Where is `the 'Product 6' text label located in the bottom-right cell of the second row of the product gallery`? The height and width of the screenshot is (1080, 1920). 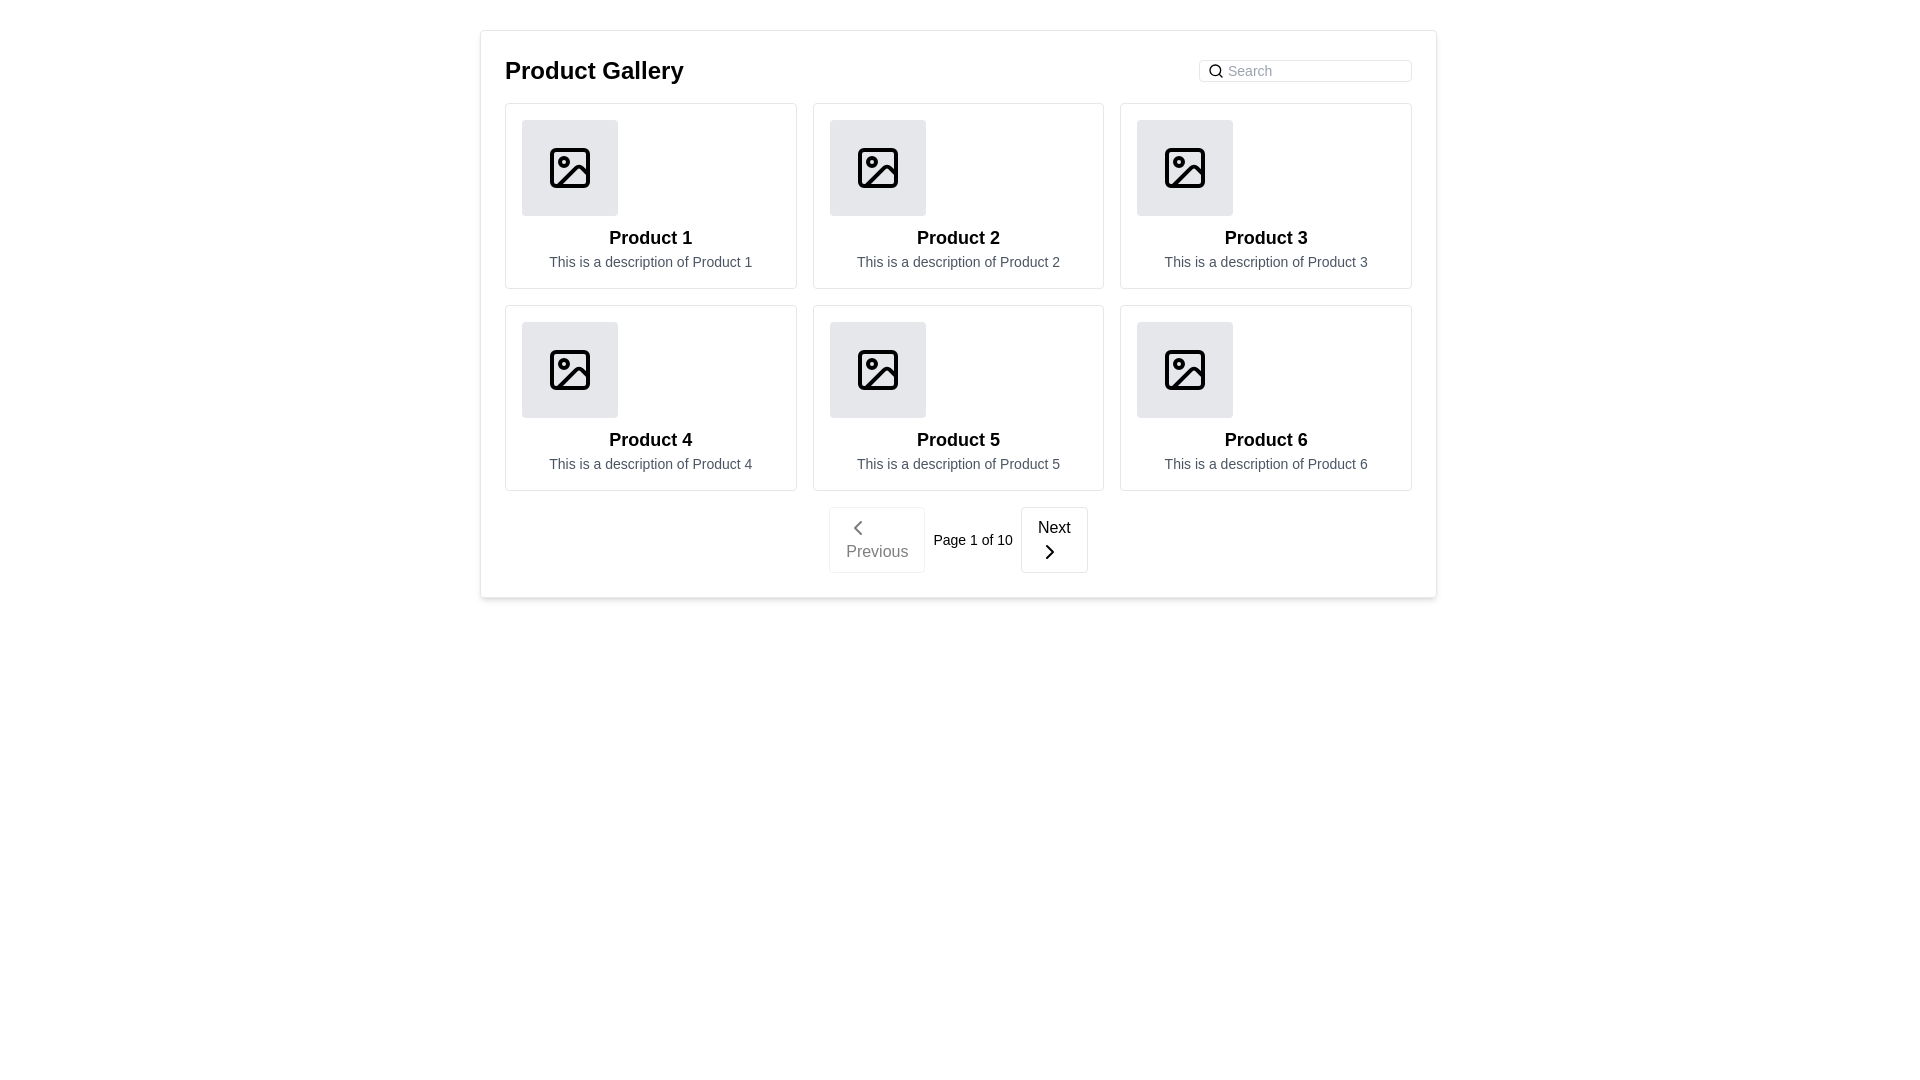 the 'Product 6' text label located in the bottom-right cell of the second row of the product gallery is located at coordinates (1265, 438).